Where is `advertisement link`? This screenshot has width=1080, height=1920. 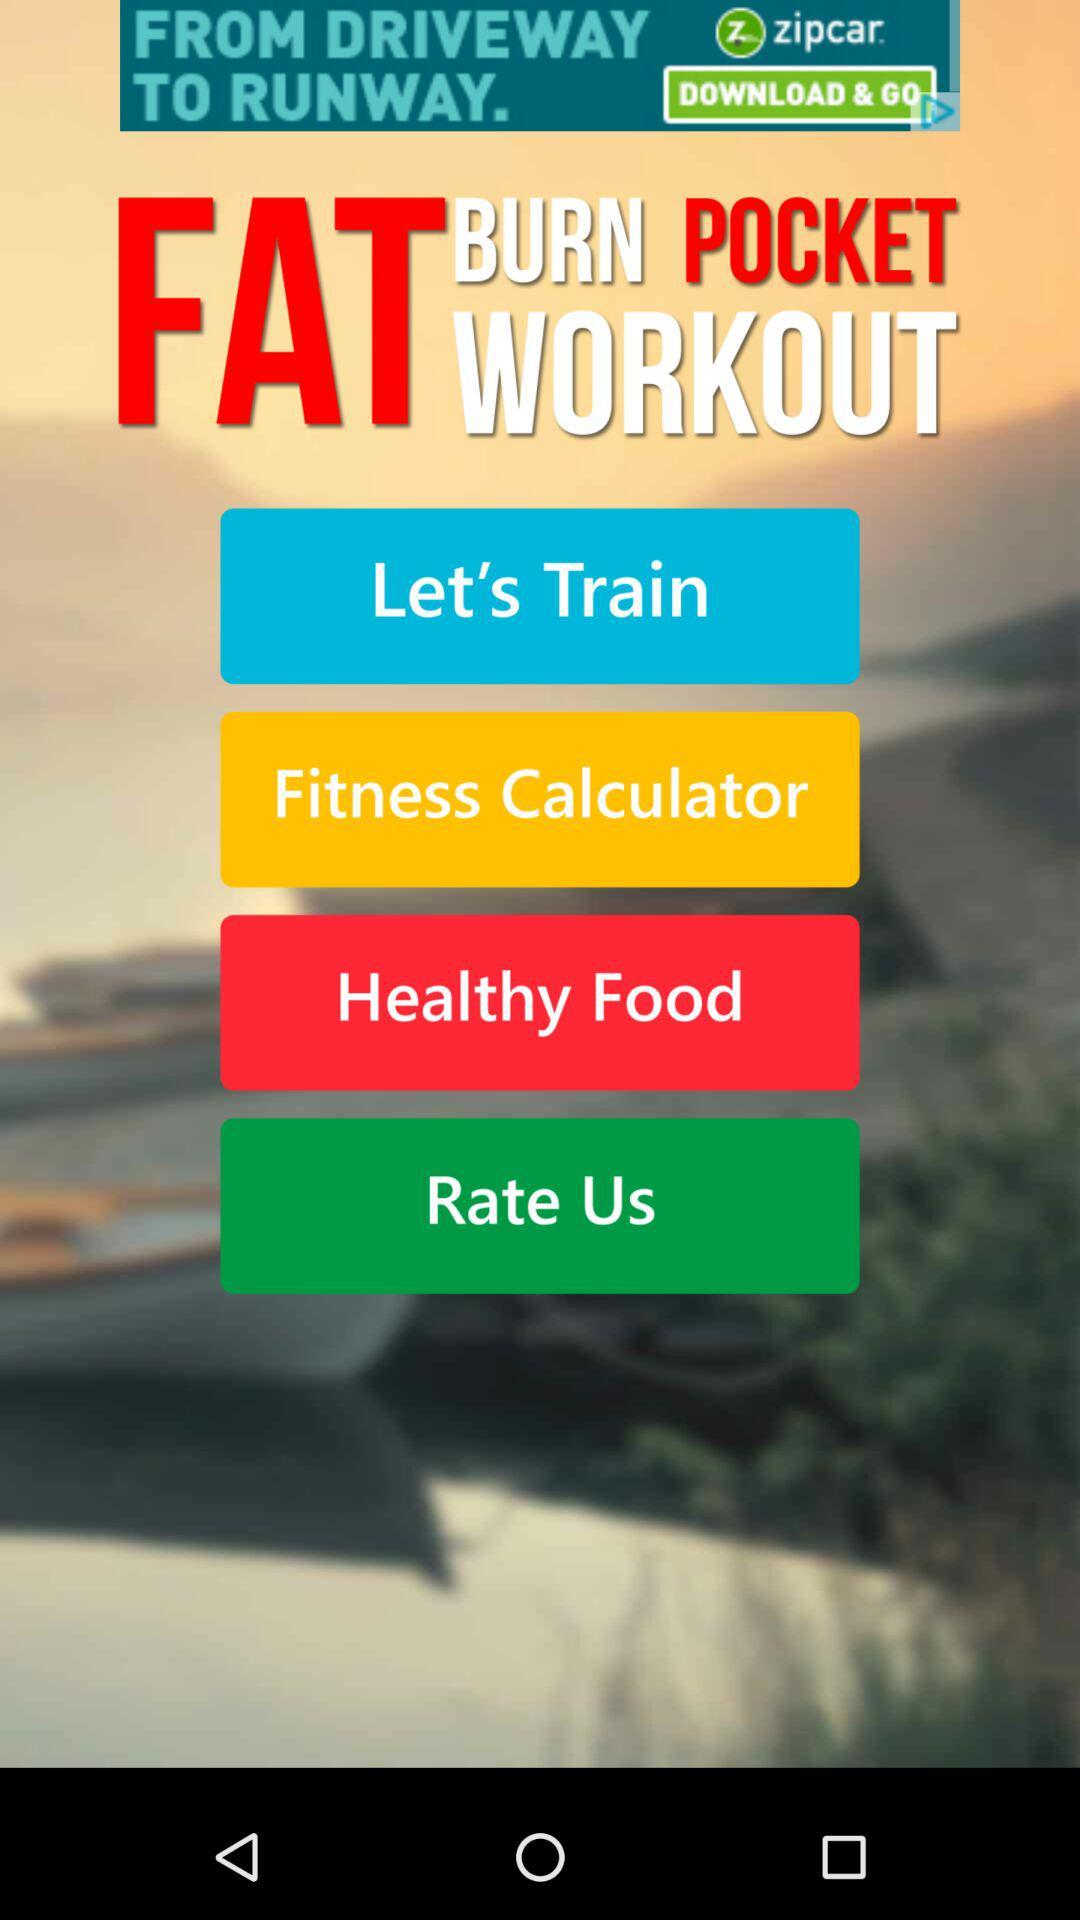 advertisement link is located at coordinates (540, 65).